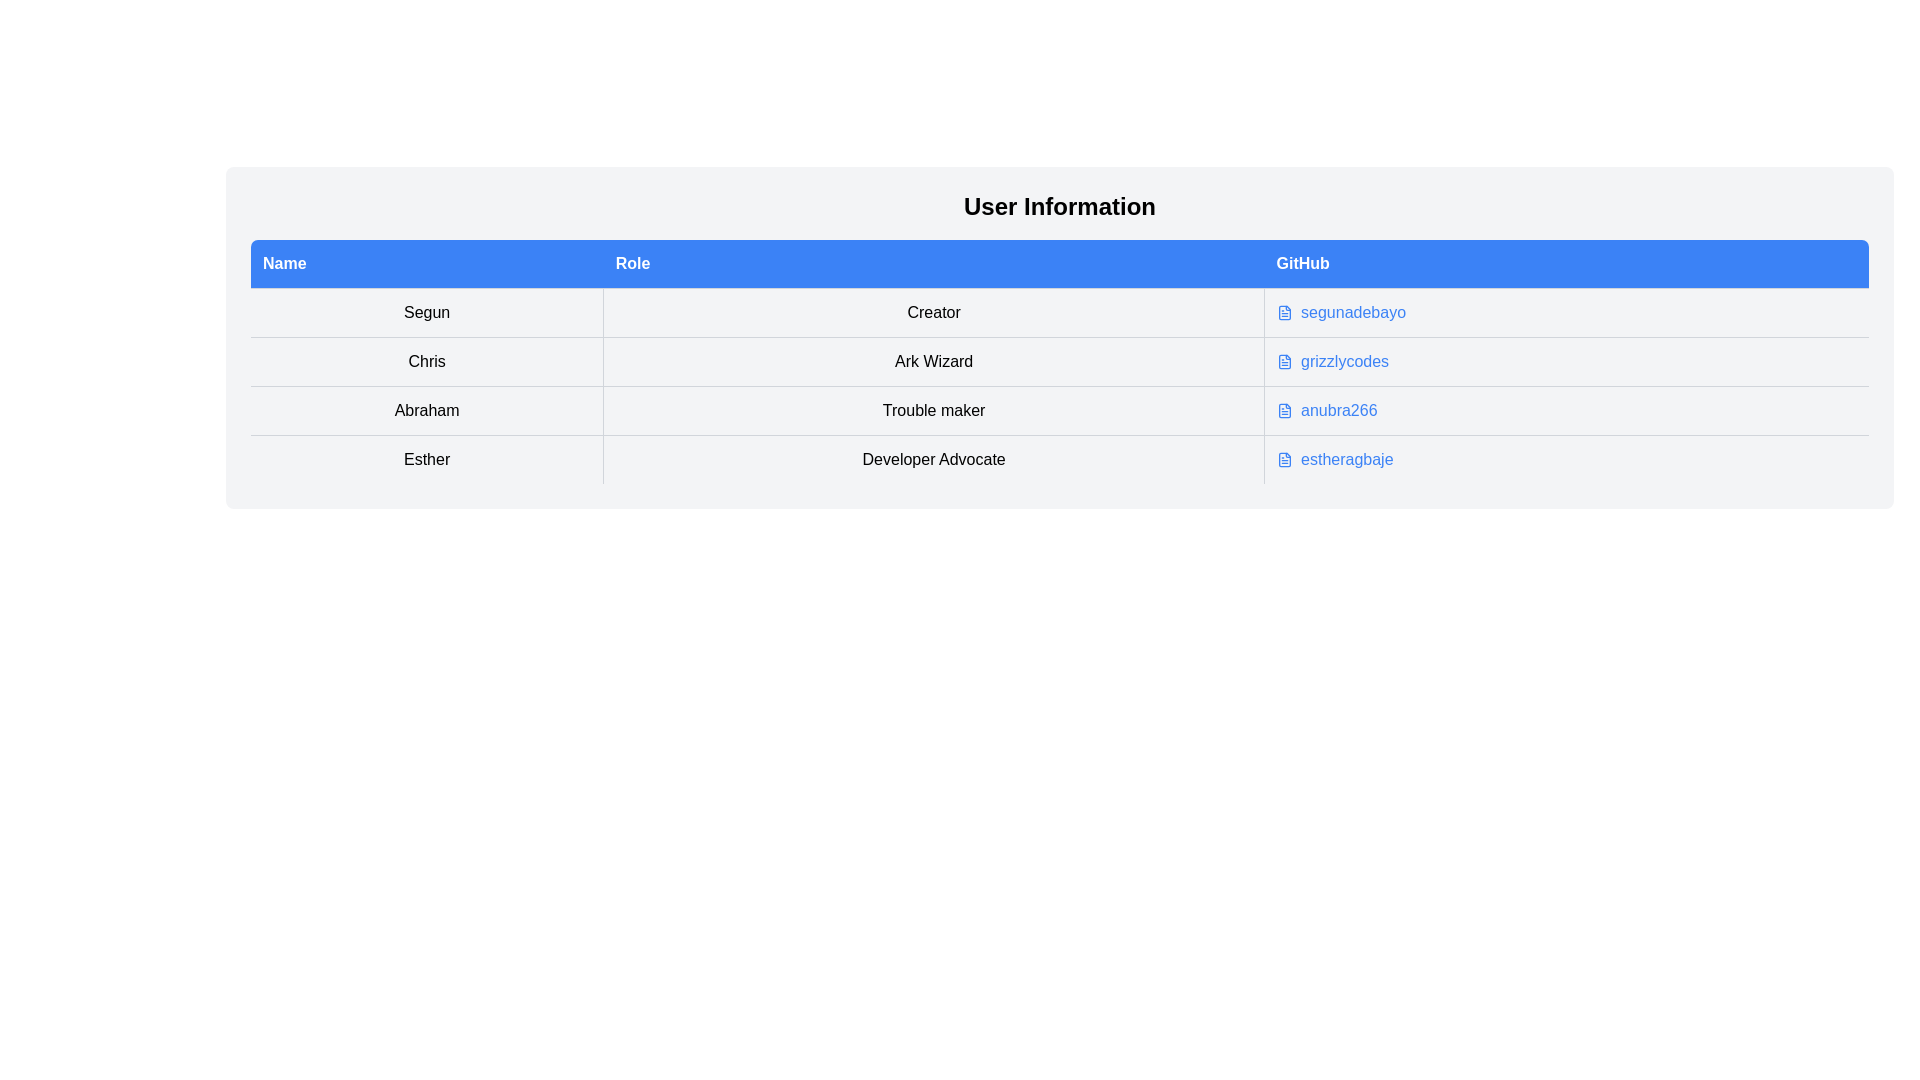  Describe the element at coordinates (1285, 312) in the screenshot. I see `the document icon in the 'GitHub' column next to the row labeled 'Sagun'` at that location.